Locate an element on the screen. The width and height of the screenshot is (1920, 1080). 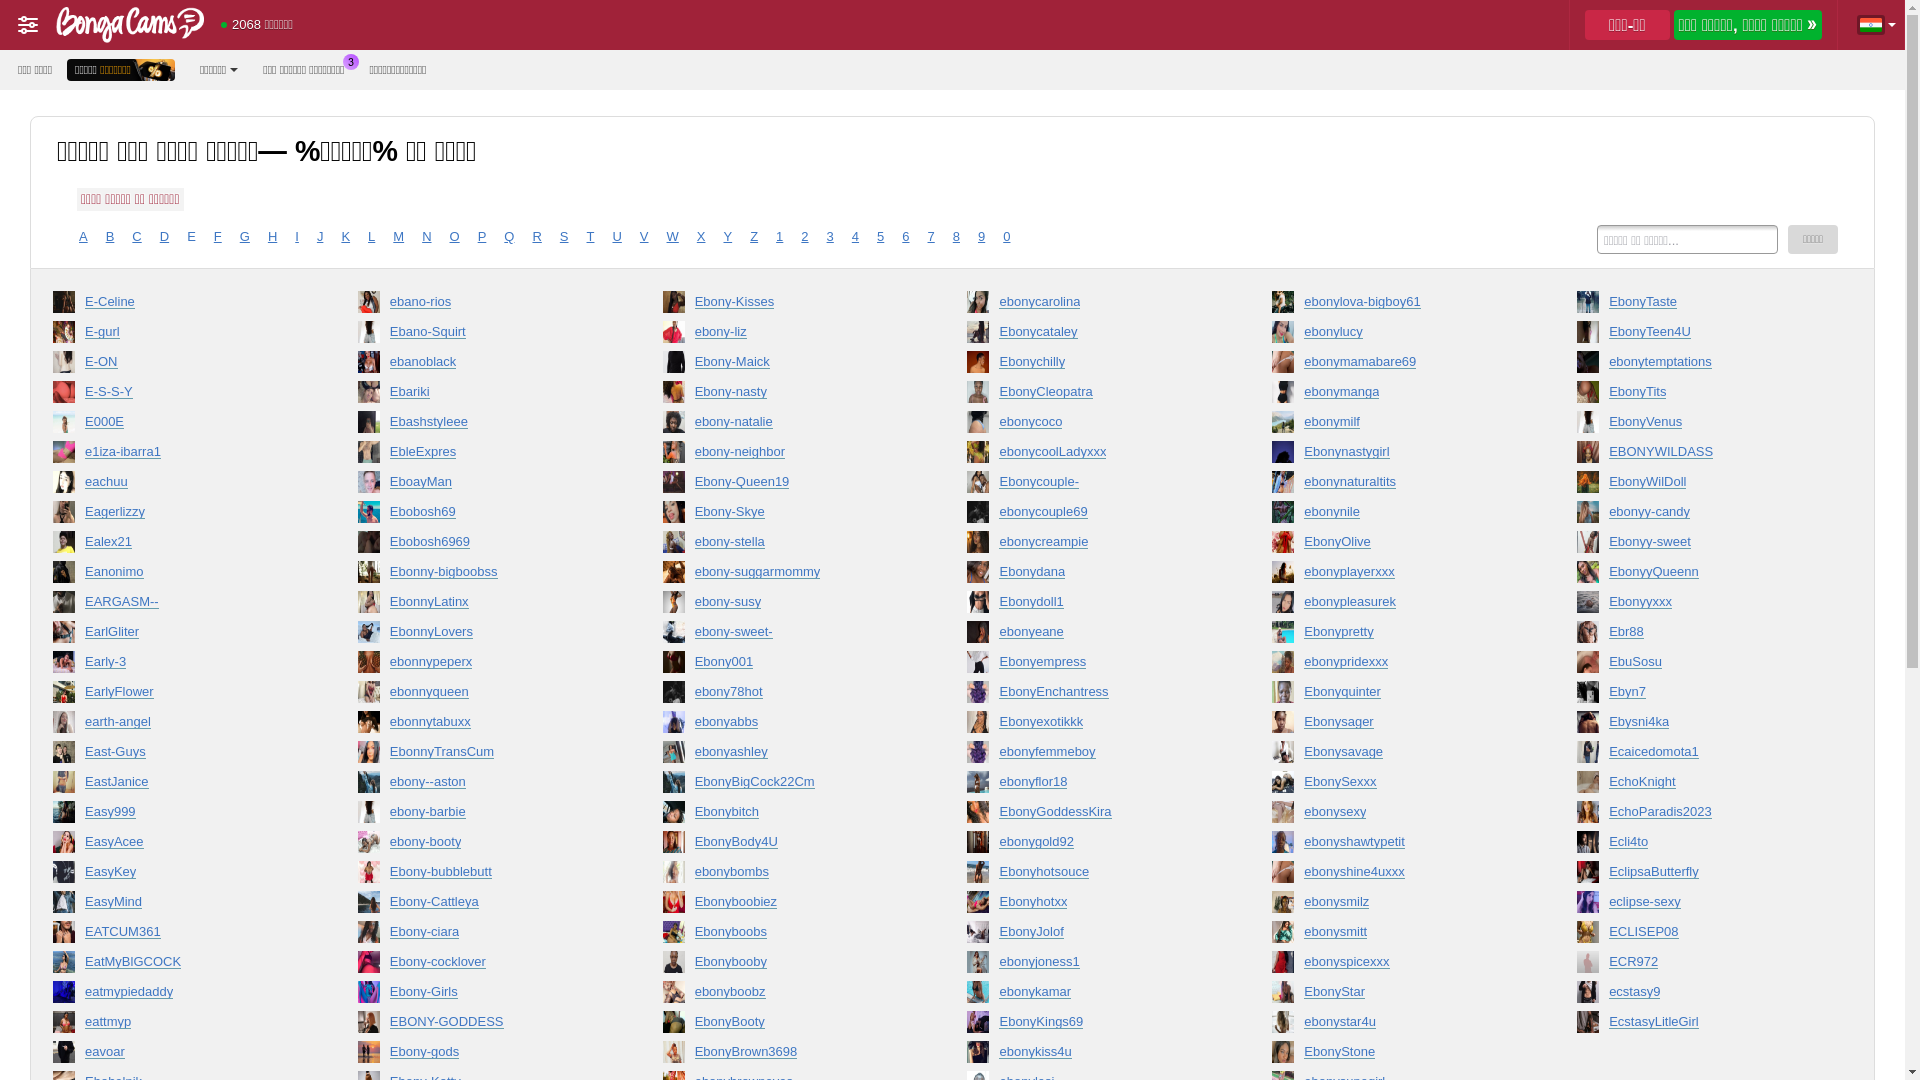
'ebonyjoness1' is located at coordinates (1089, 964).